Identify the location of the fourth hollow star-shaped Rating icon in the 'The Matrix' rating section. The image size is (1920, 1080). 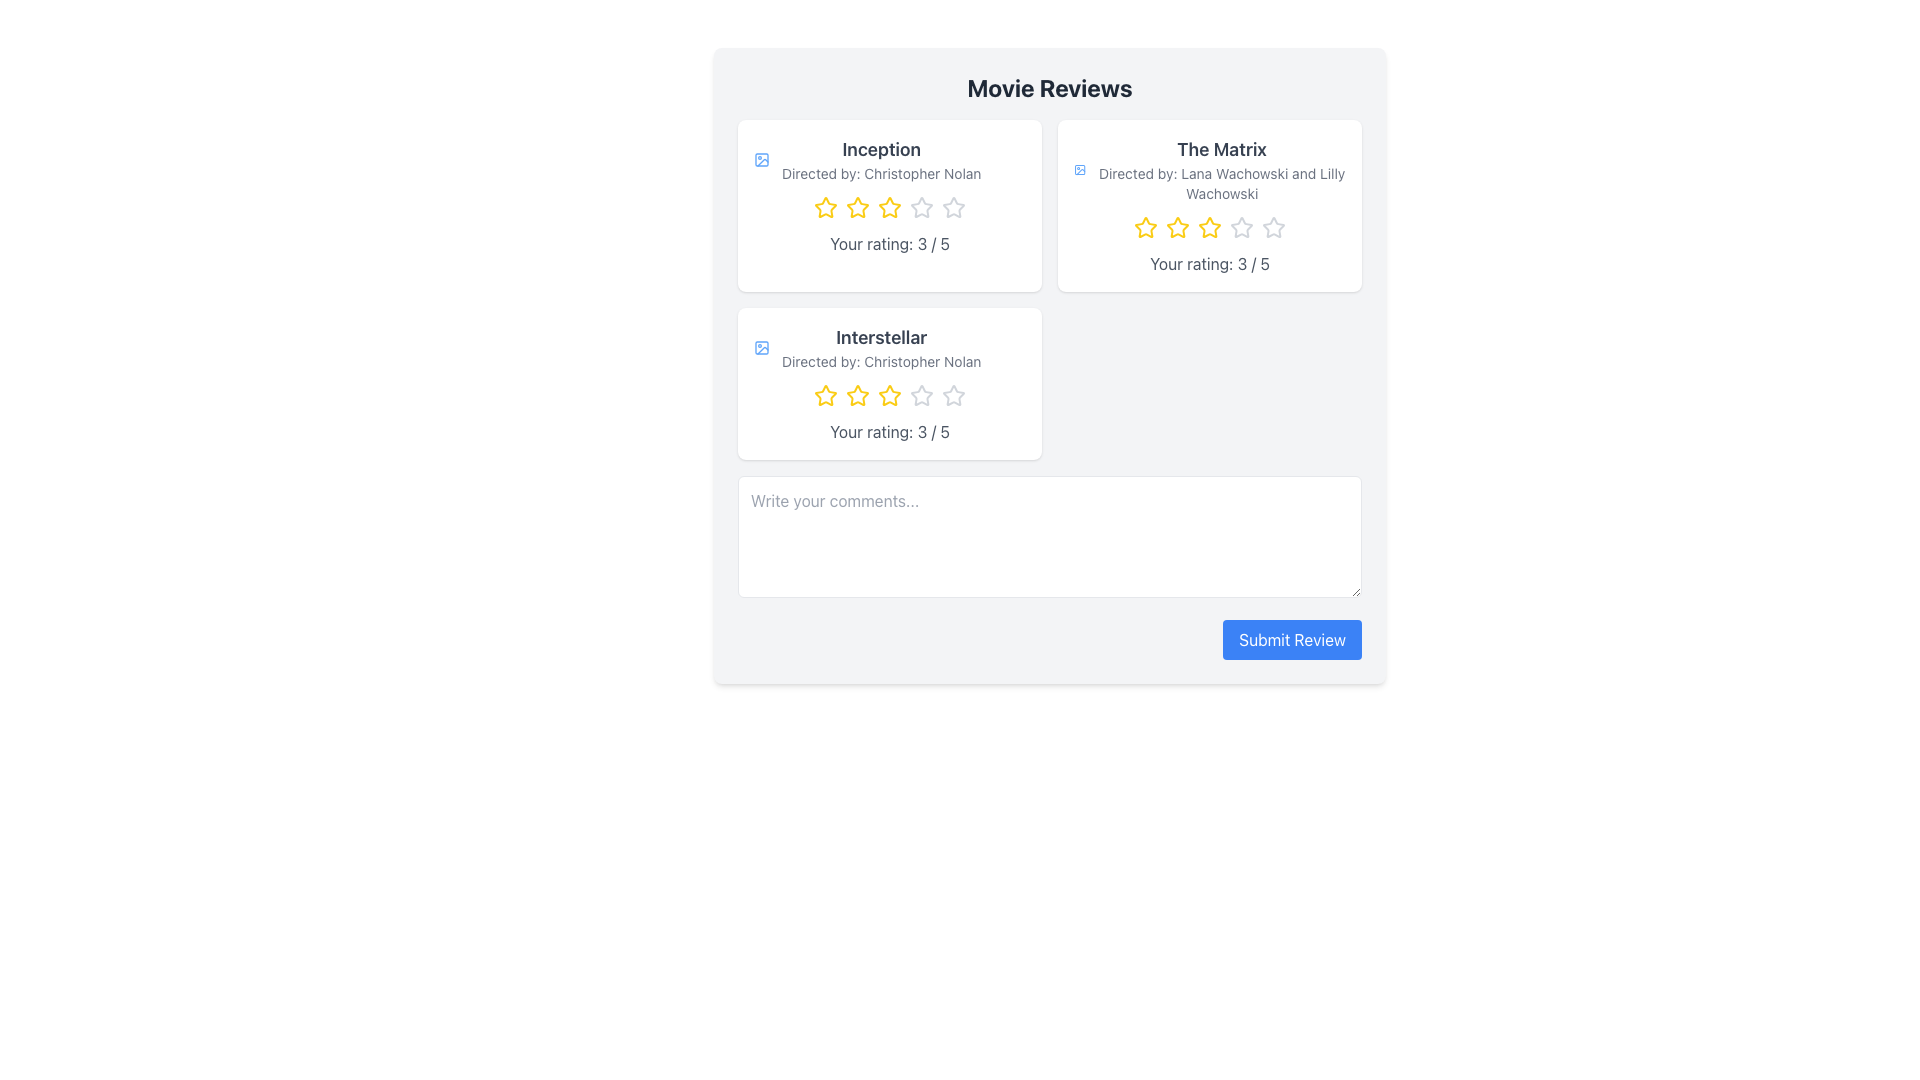
(1241, 226).